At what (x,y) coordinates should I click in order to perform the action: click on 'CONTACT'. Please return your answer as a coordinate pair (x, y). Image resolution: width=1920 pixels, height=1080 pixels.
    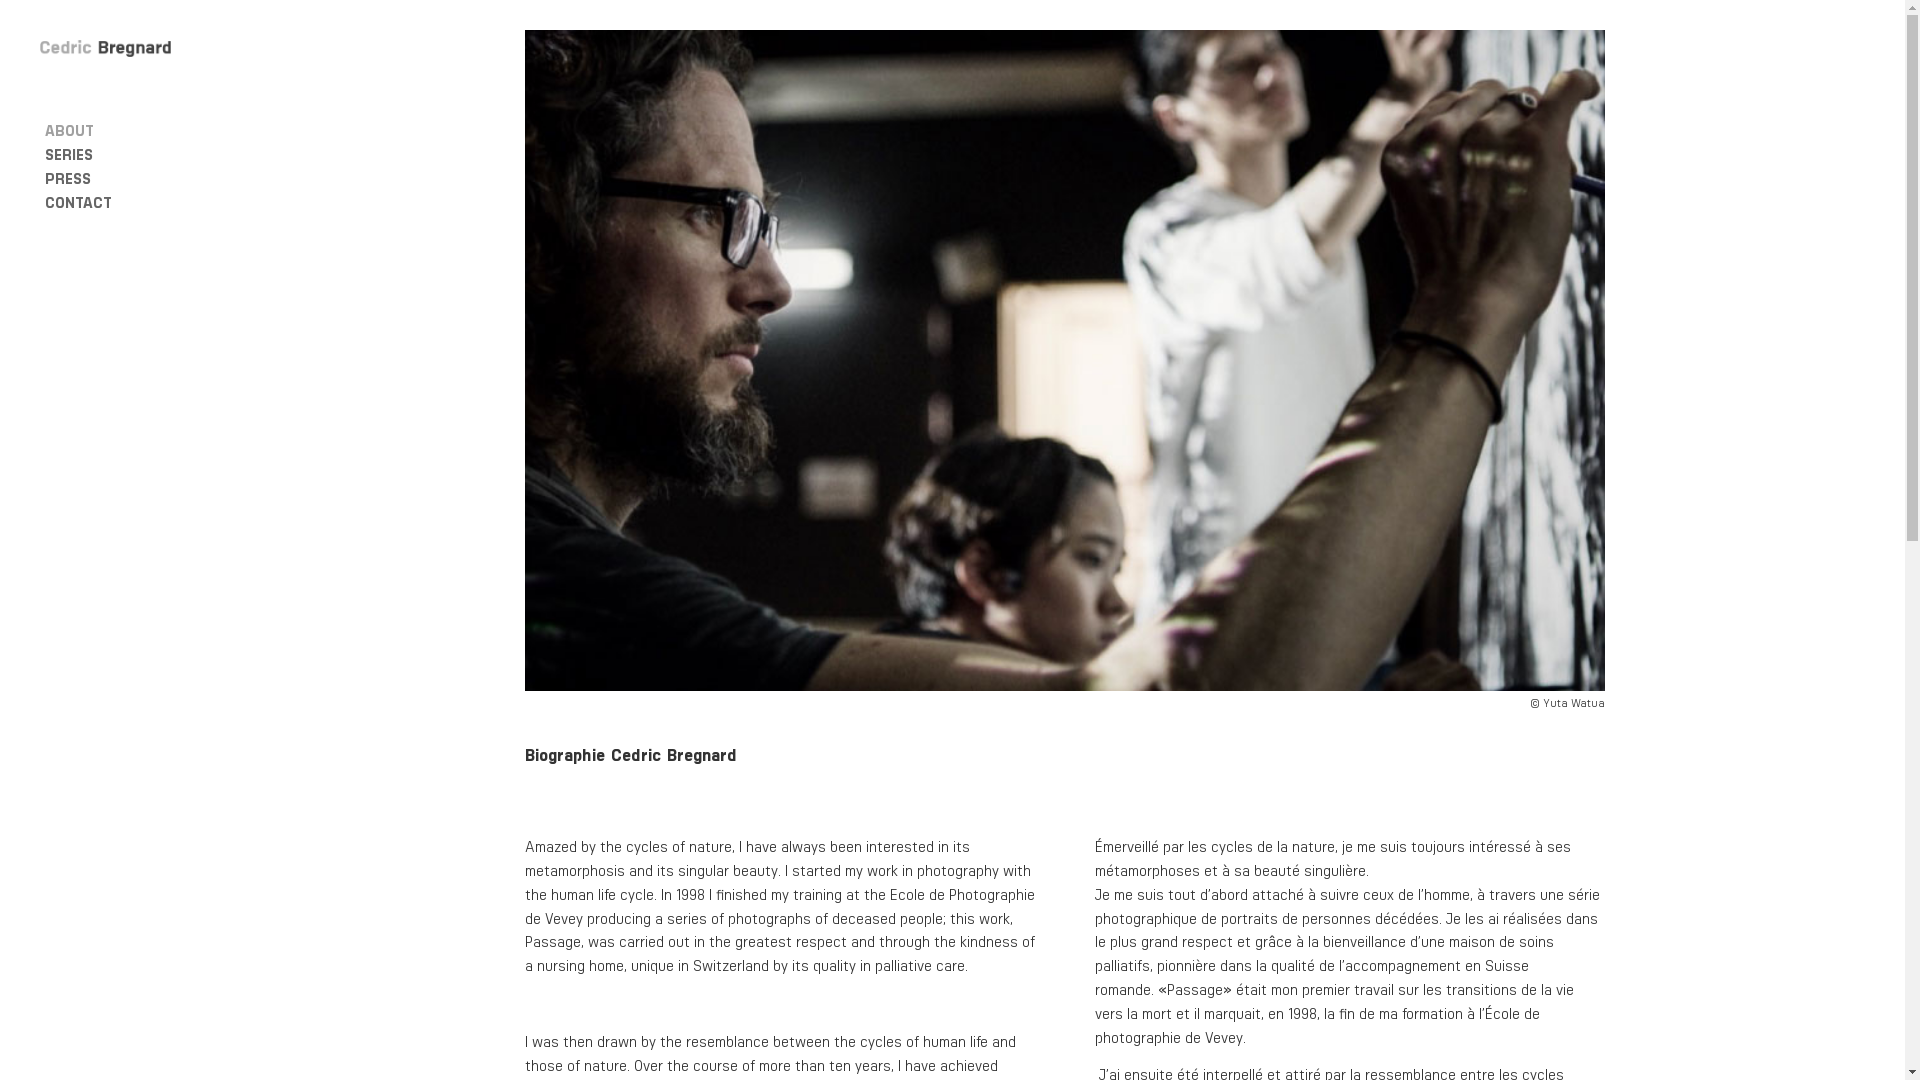
    Looking at the image, I should click on (131, 201).